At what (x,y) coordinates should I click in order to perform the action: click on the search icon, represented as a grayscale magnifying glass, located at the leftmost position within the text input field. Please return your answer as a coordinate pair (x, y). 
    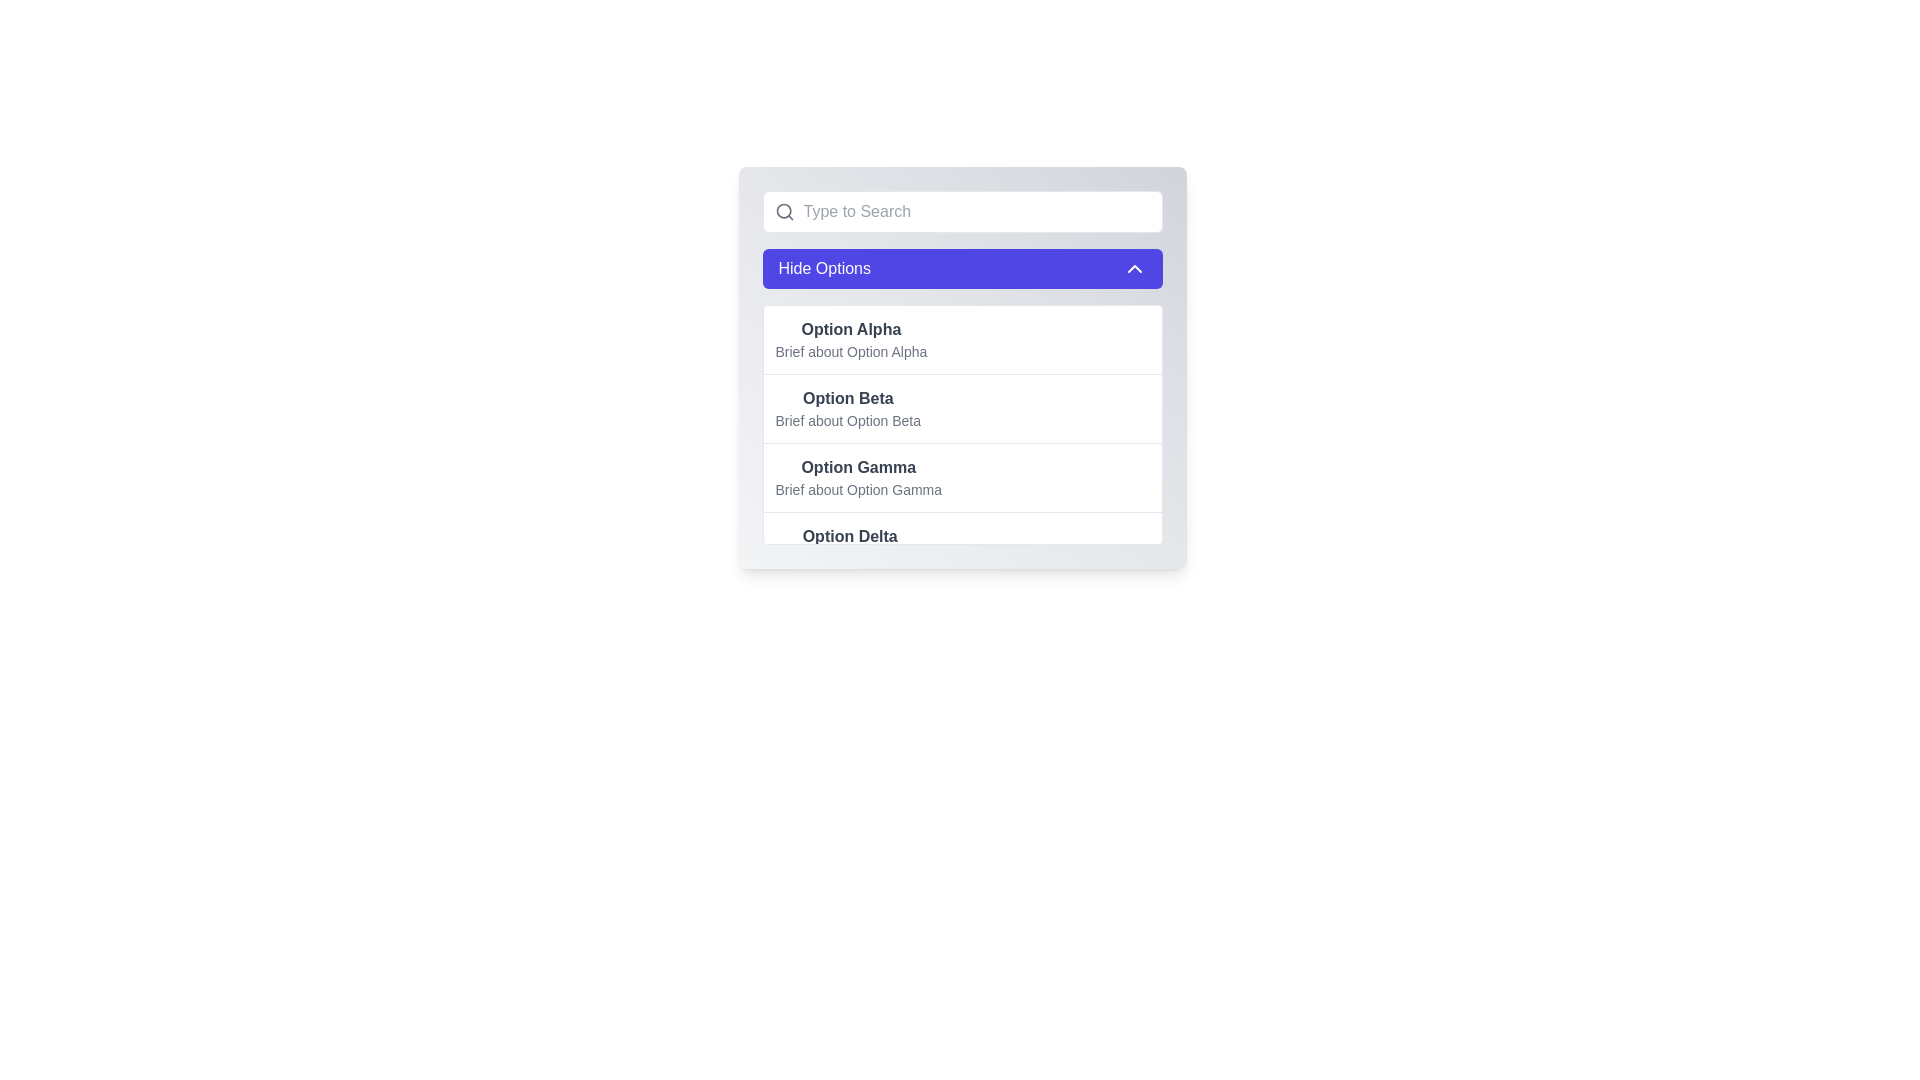
    Looking at the image, I should click on (783, 212).